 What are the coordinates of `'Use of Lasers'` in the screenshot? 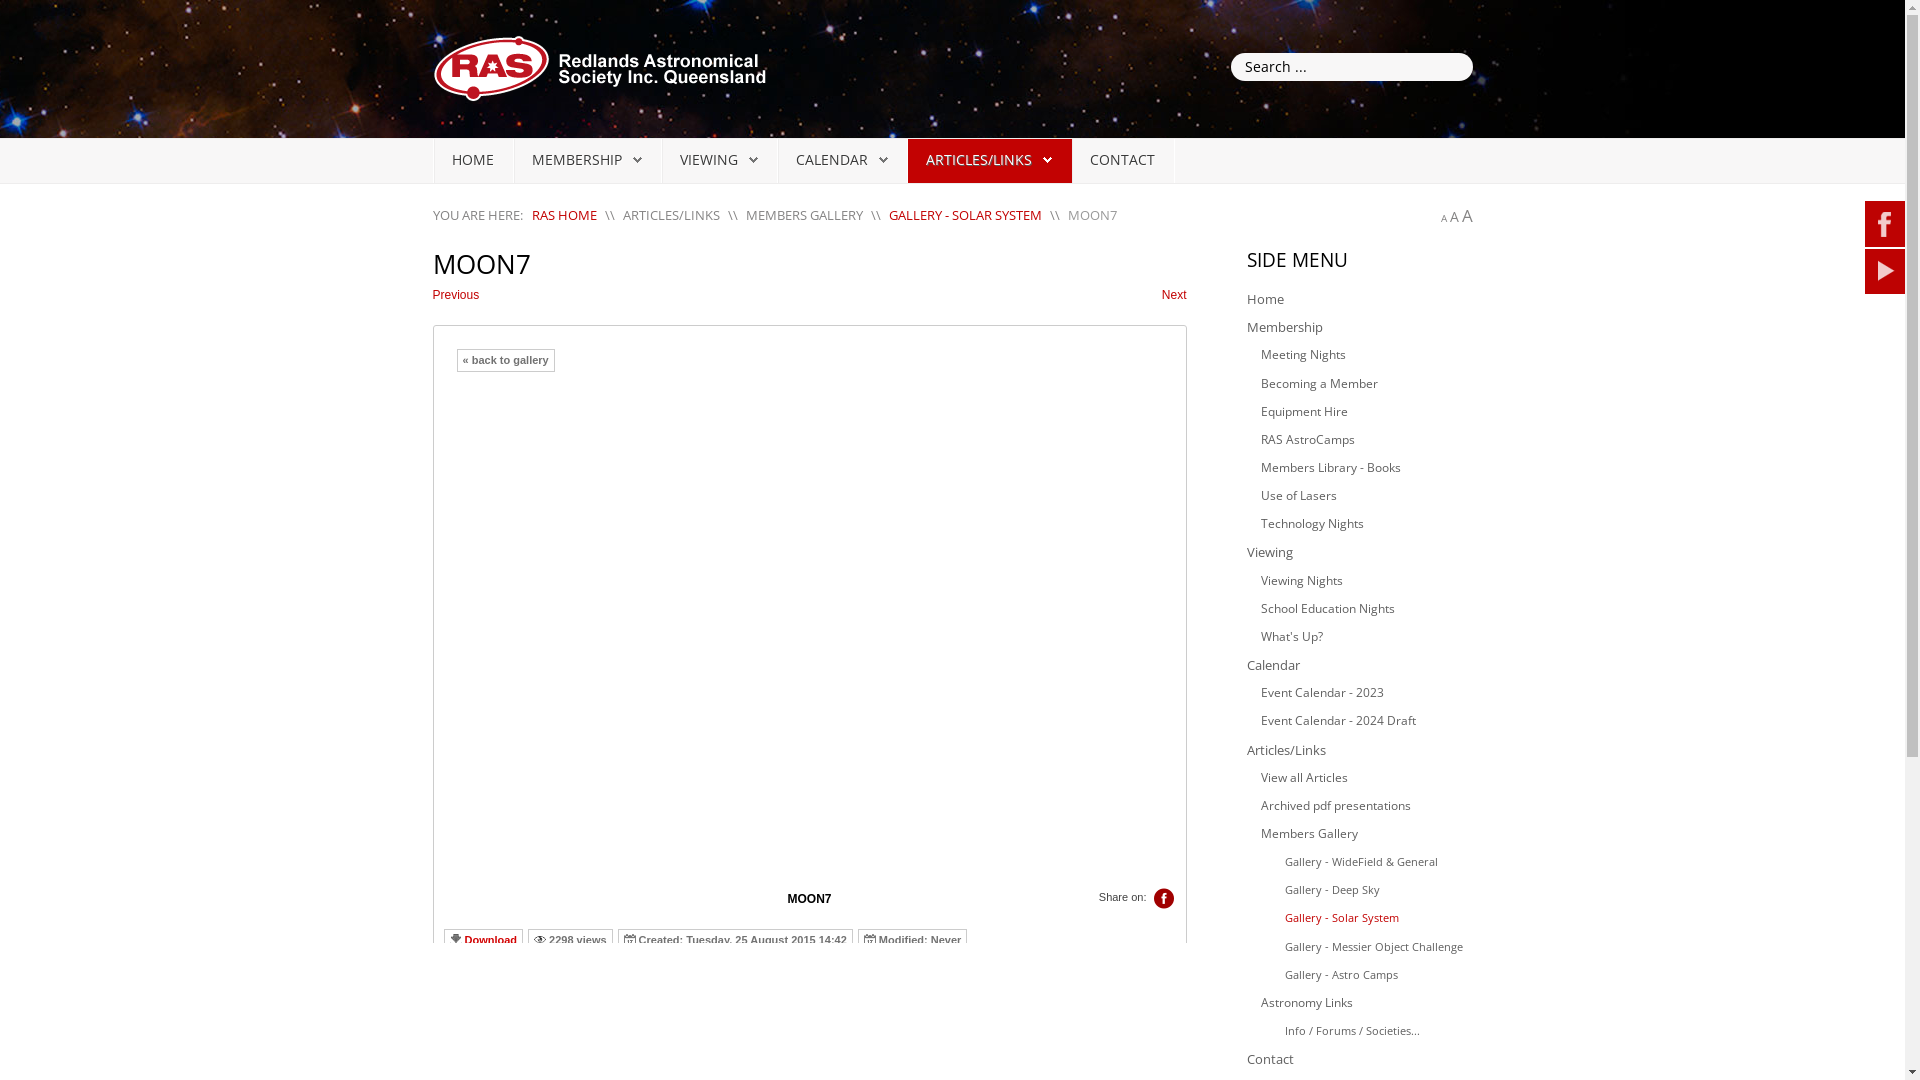 It's located at (1365, 495).